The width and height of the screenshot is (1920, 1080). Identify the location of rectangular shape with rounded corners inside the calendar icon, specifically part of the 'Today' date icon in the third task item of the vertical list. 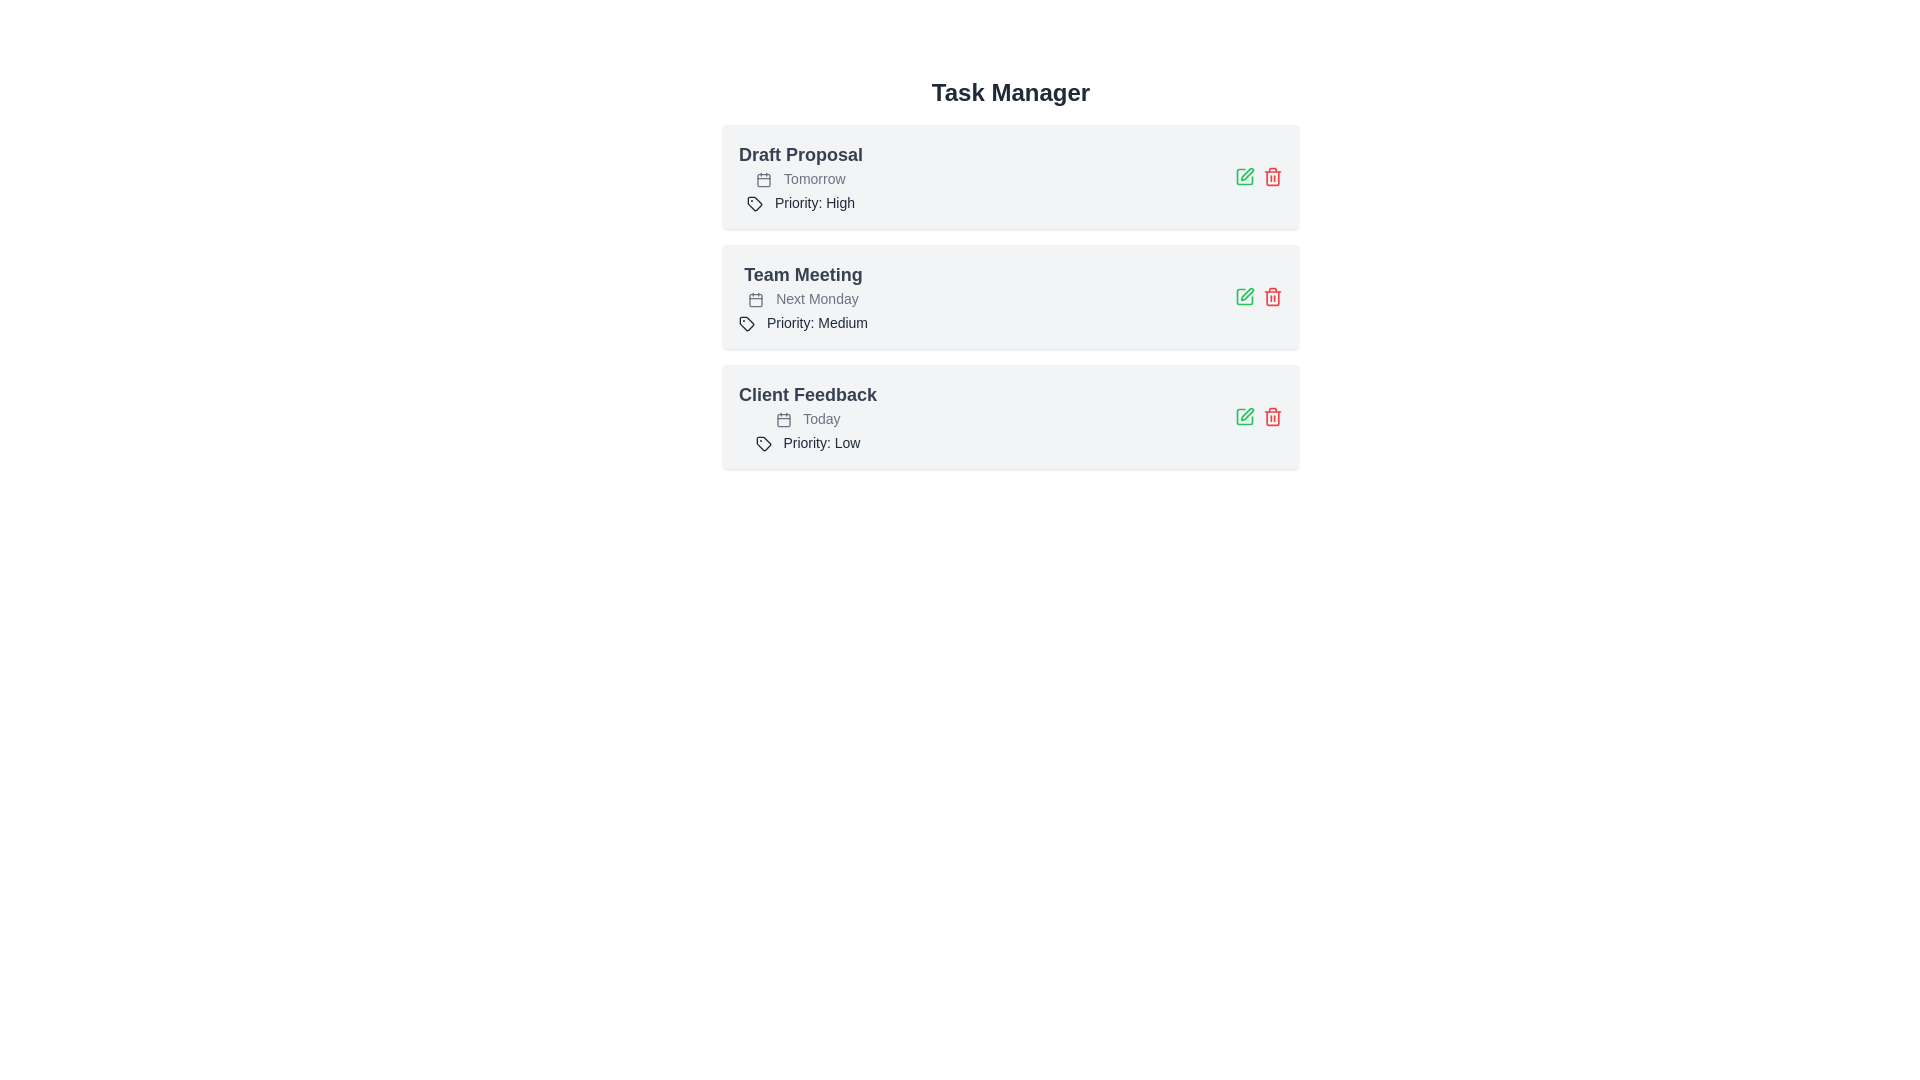
(782, 419).